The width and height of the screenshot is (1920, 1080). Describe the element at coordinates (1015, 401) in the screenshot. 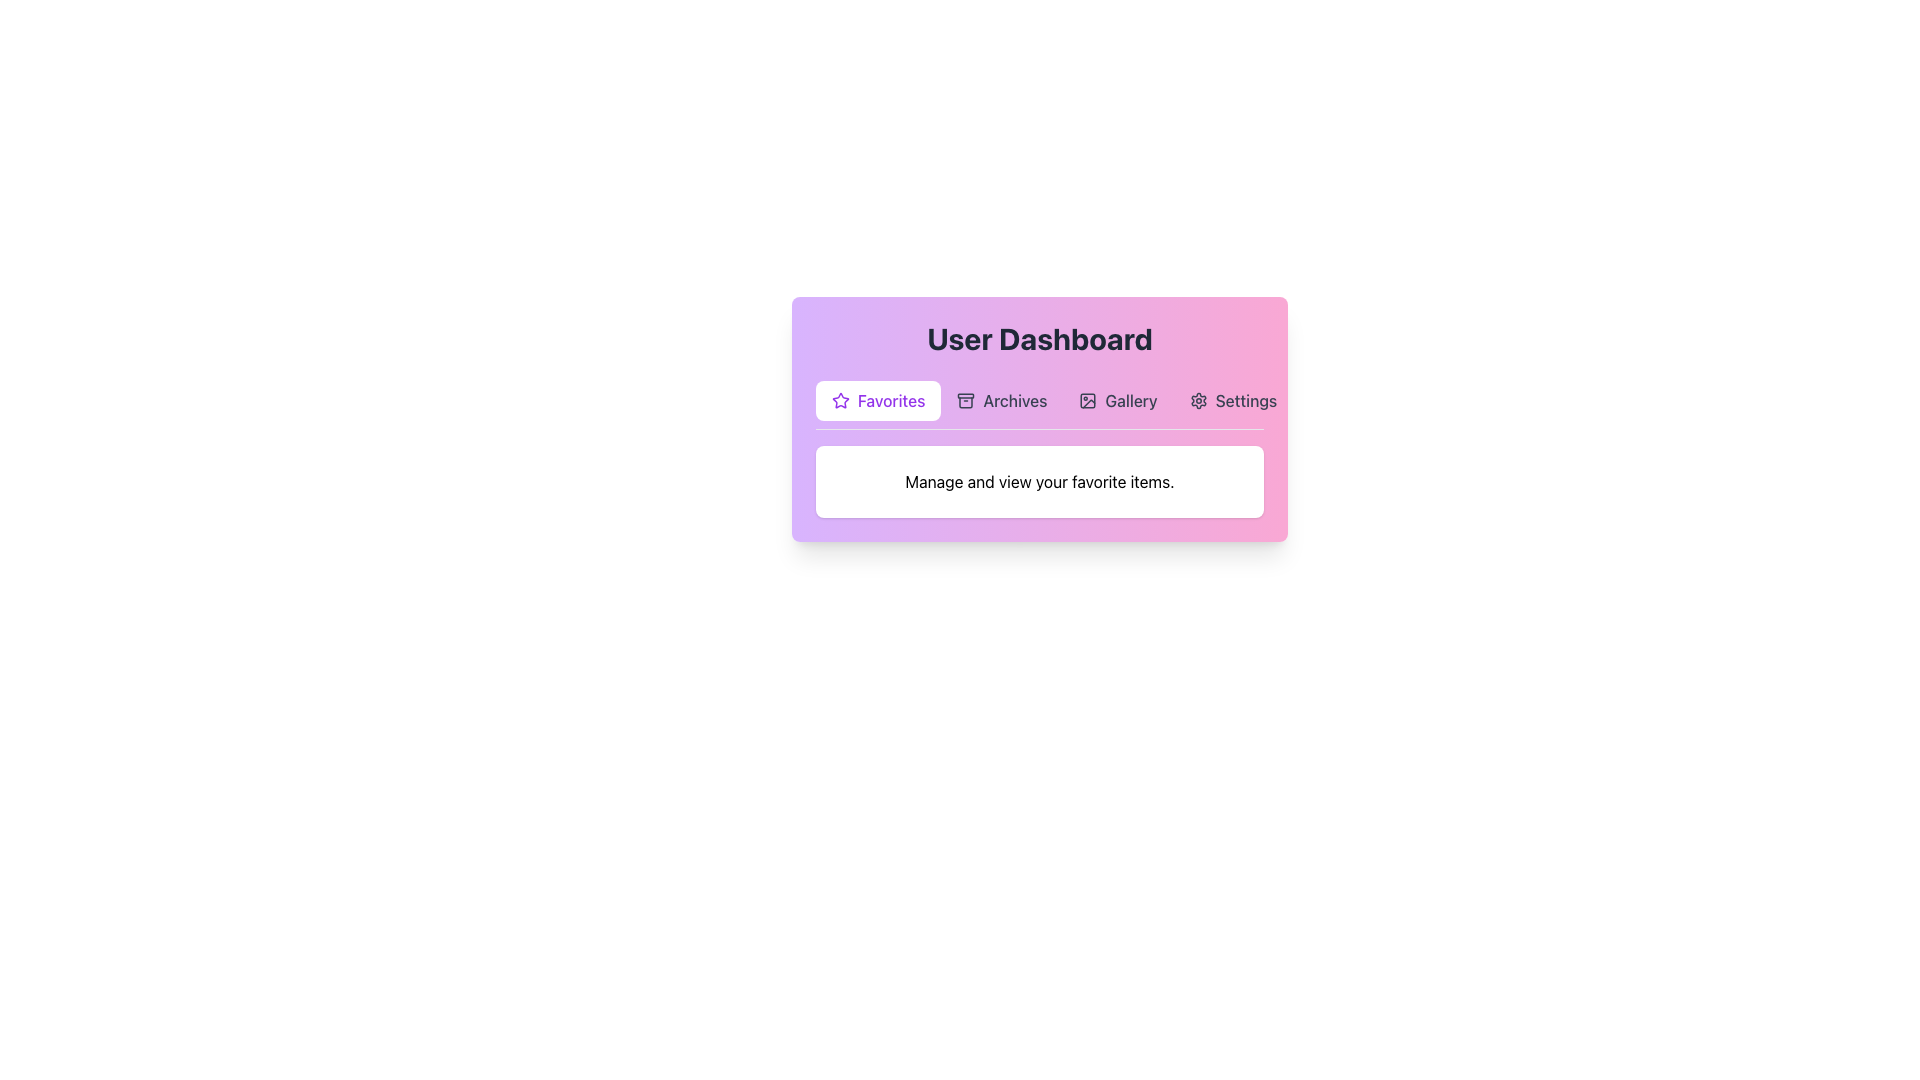

I see `the 'Archives' text label located in the navigation menu under 'User Dashboard', positioned between the 'Favorites' button and the 'Gallery' option` at that location.